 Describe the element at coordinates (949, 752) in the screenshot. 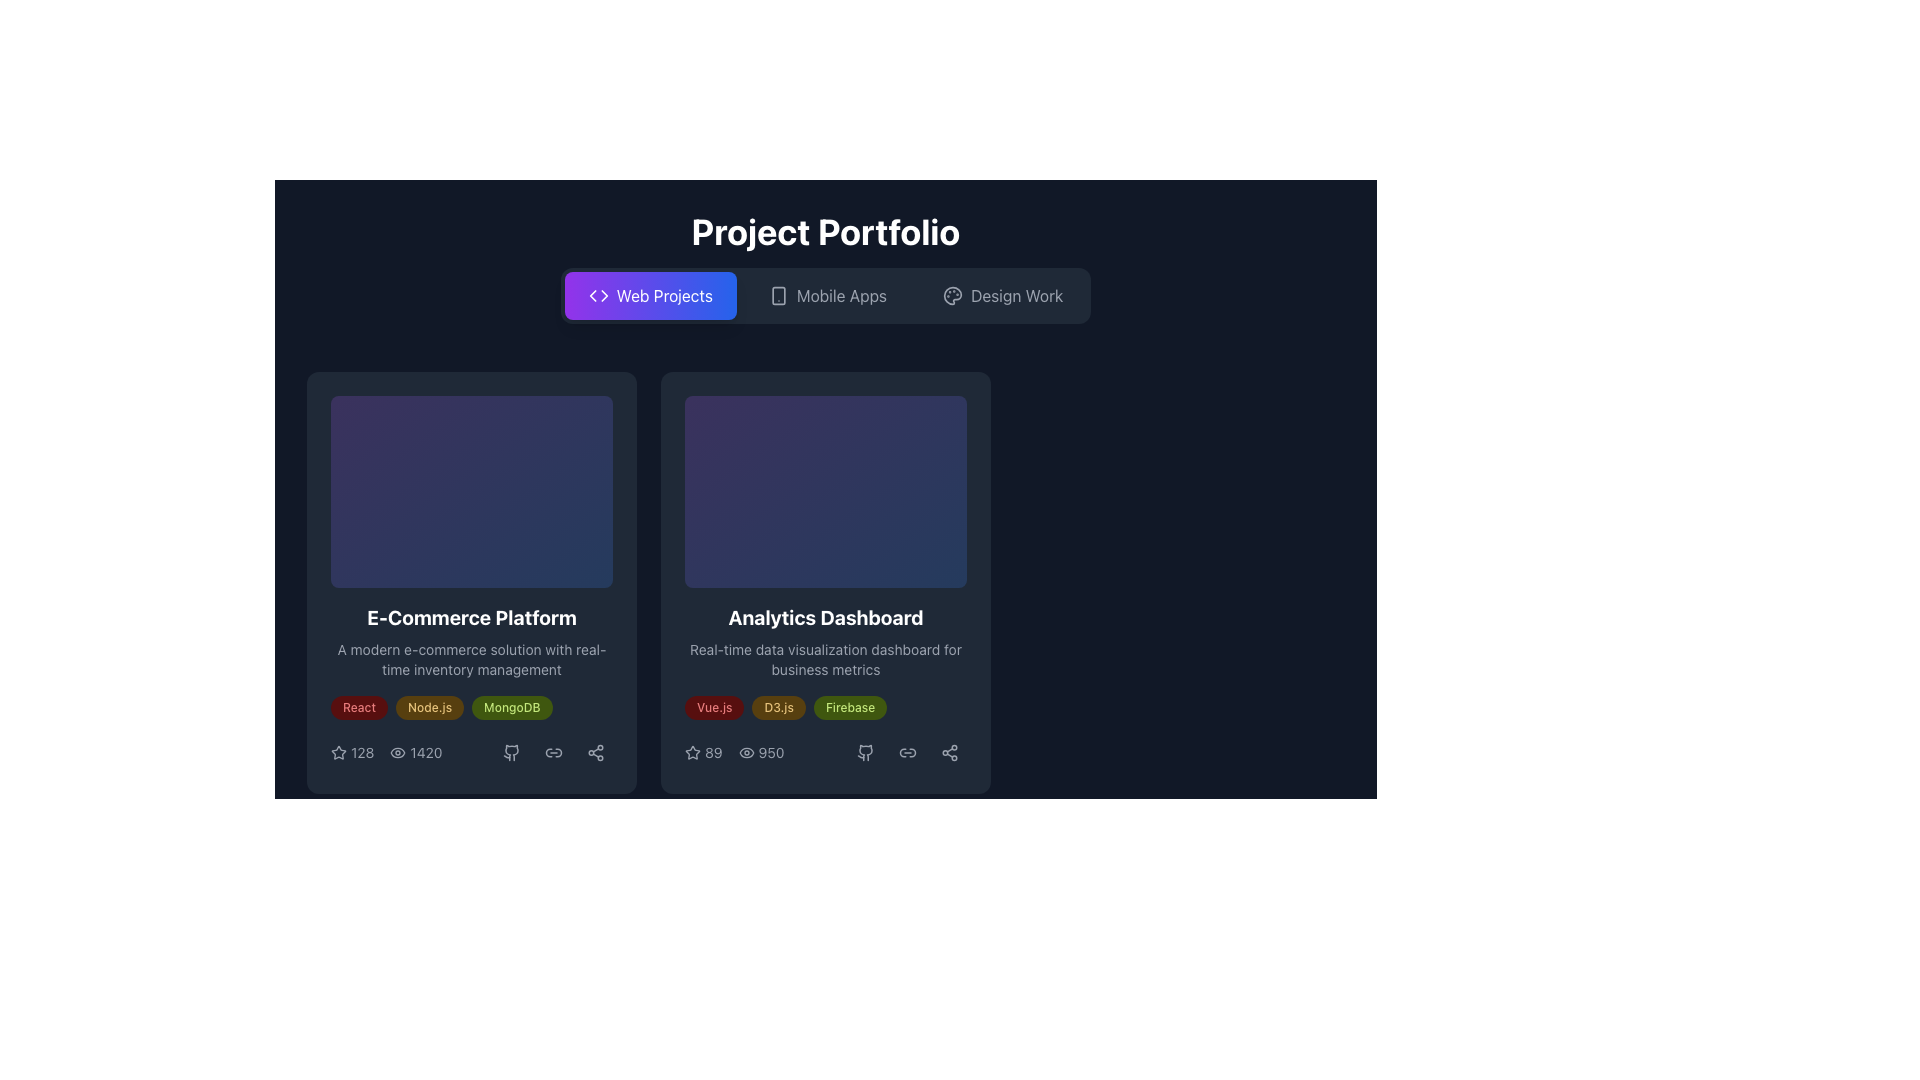

I see `the stylized share or connection symbol icon located in the bottom-right corner of the 'Analytics Dashboard' card` at that location.